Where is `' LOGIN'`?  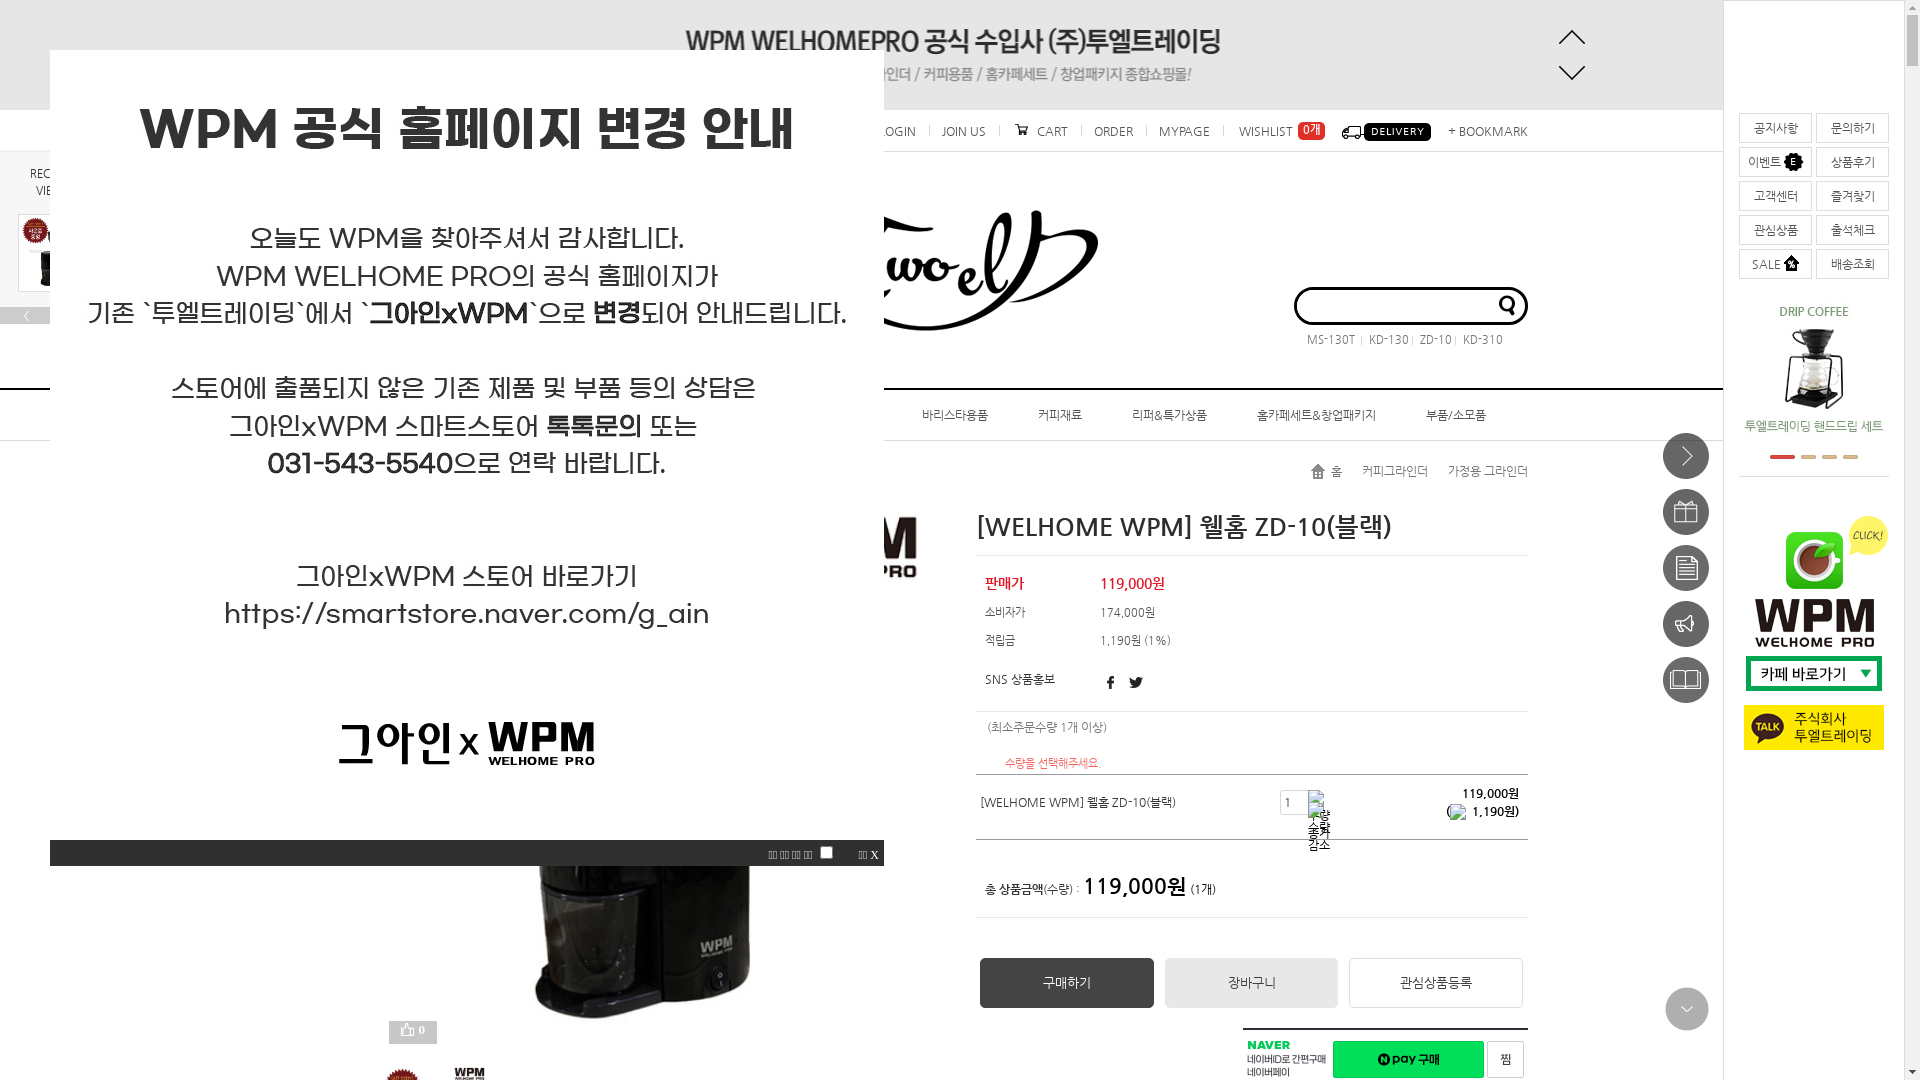
' LOGIN' is located at coordinates (896, 131).